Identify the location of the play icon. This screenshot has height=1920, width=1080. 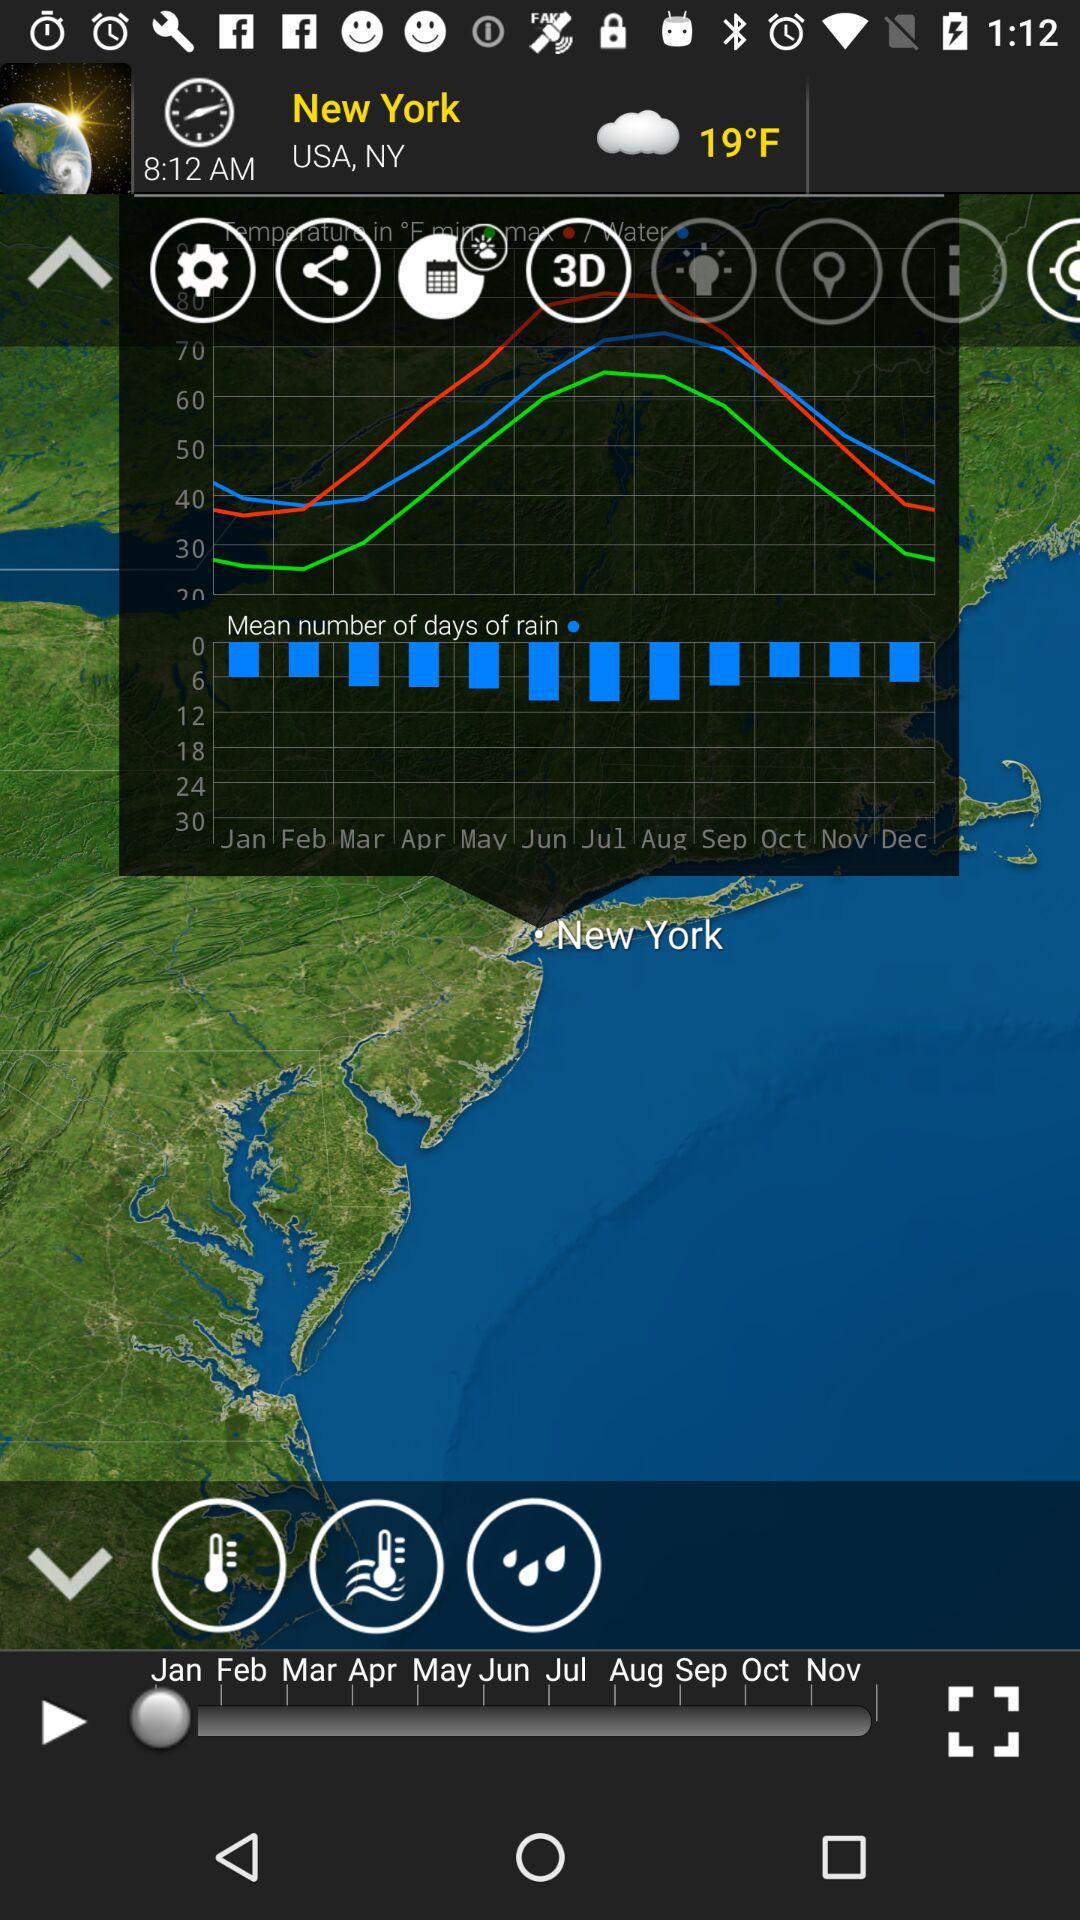
(58, 1720).